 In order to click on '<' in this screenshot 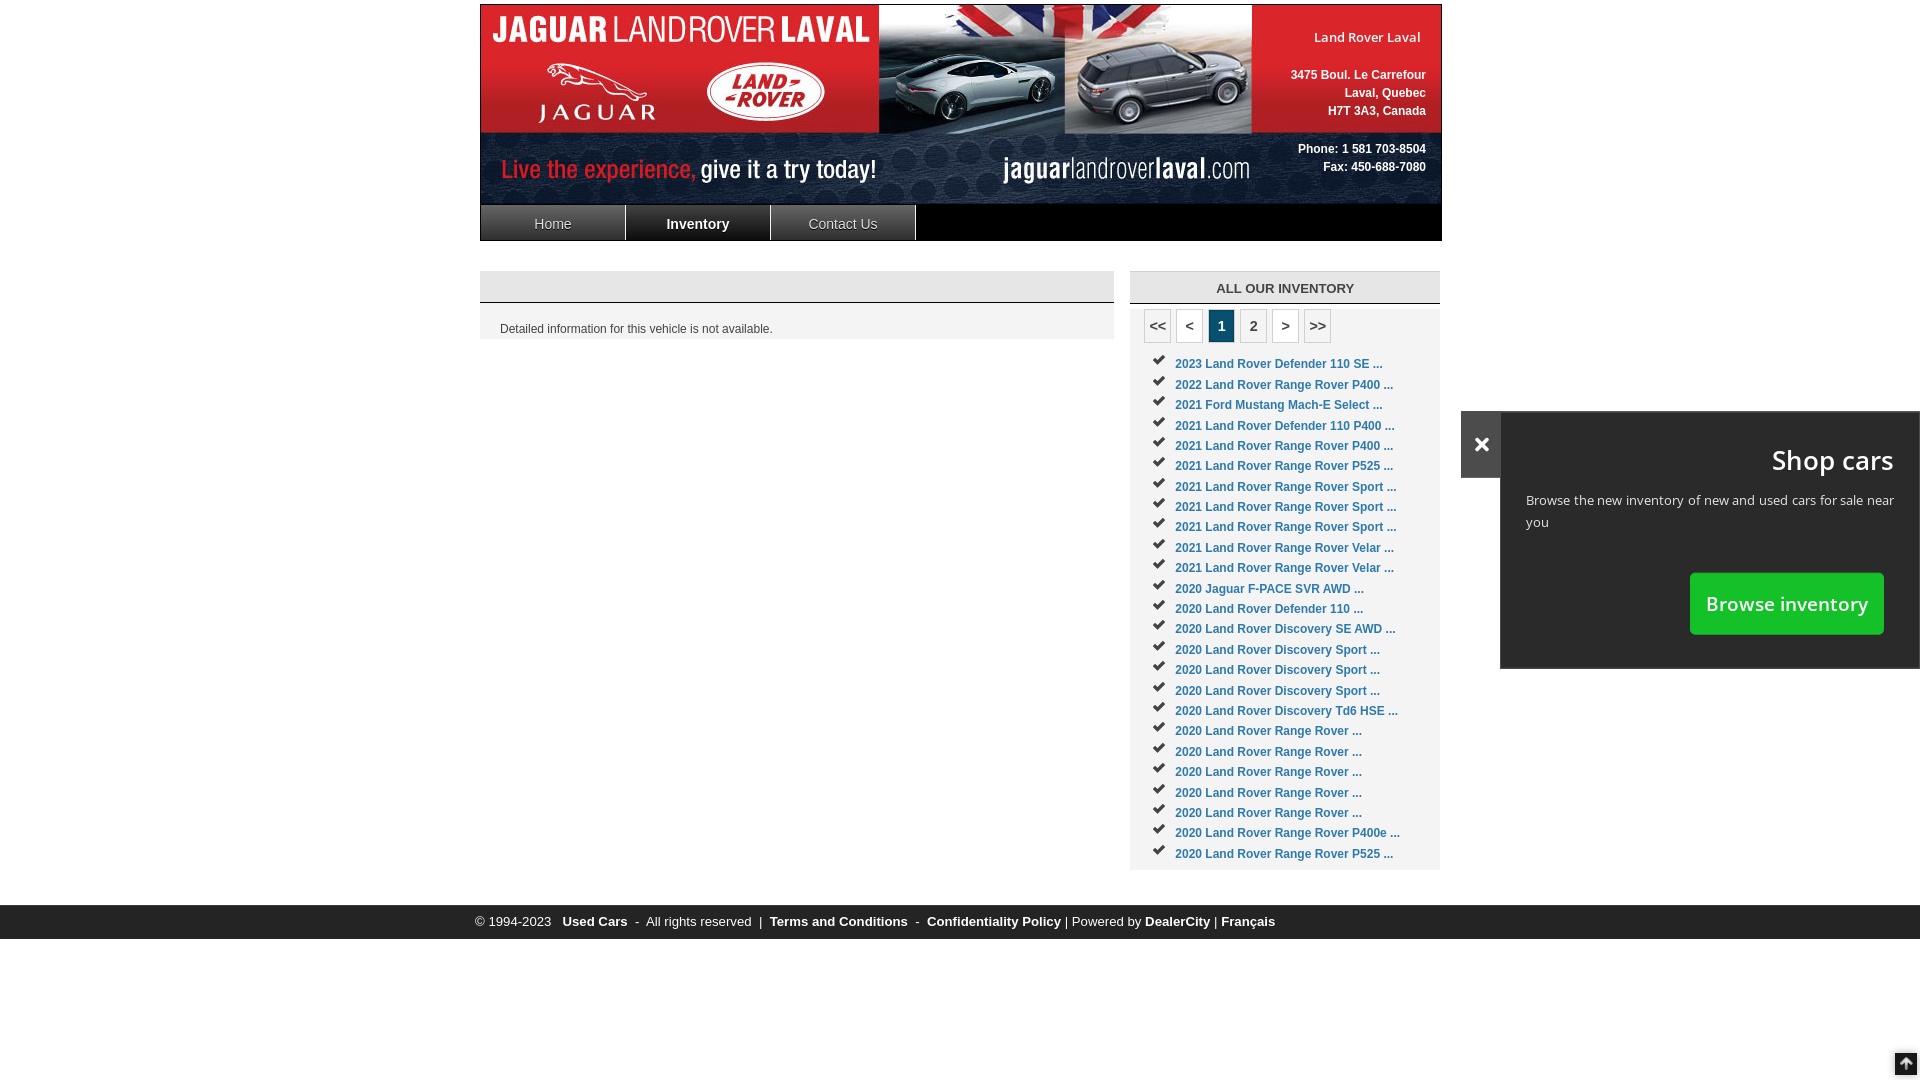, I will do `click(1189, 325)`.